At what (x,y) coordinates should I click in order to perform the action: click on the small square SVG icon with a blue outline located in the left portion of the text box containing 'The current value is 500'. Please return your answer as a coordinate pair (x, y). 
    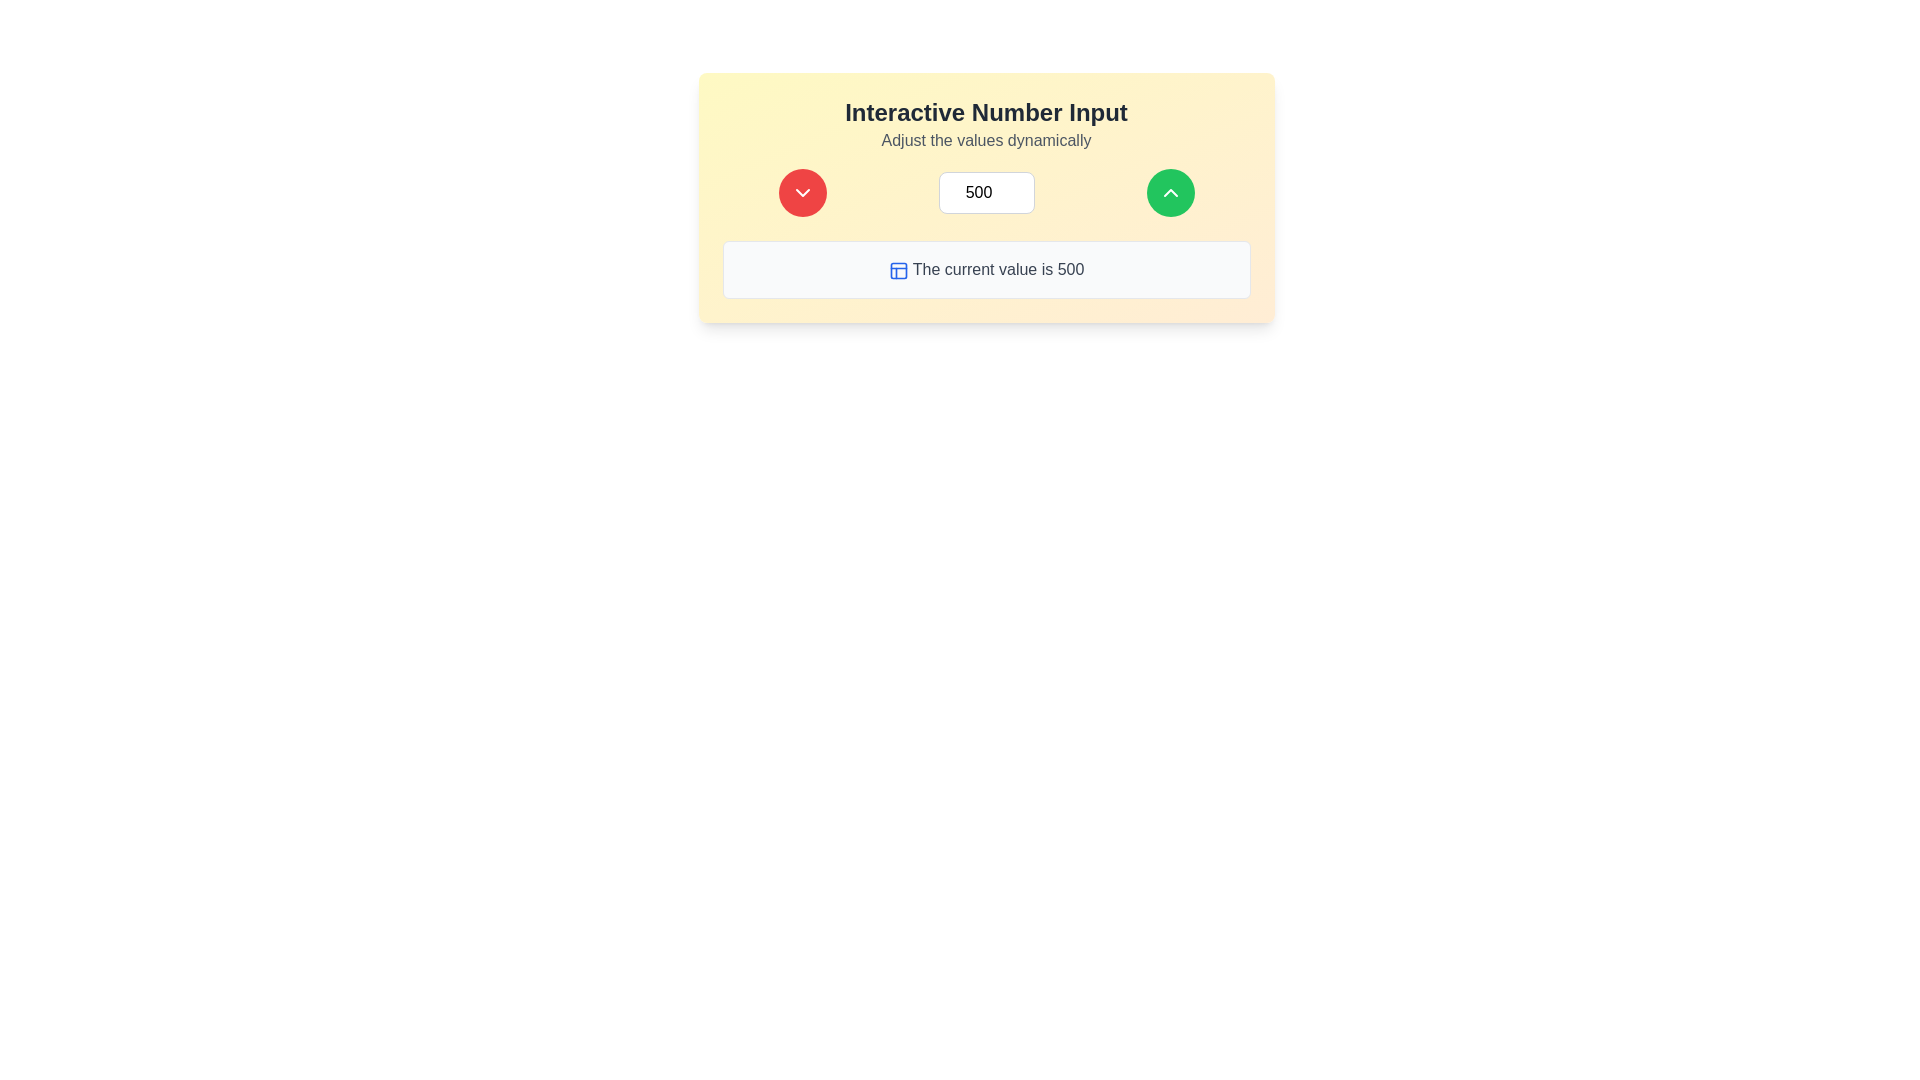
    Looking at the image, I should click on (897, 270).